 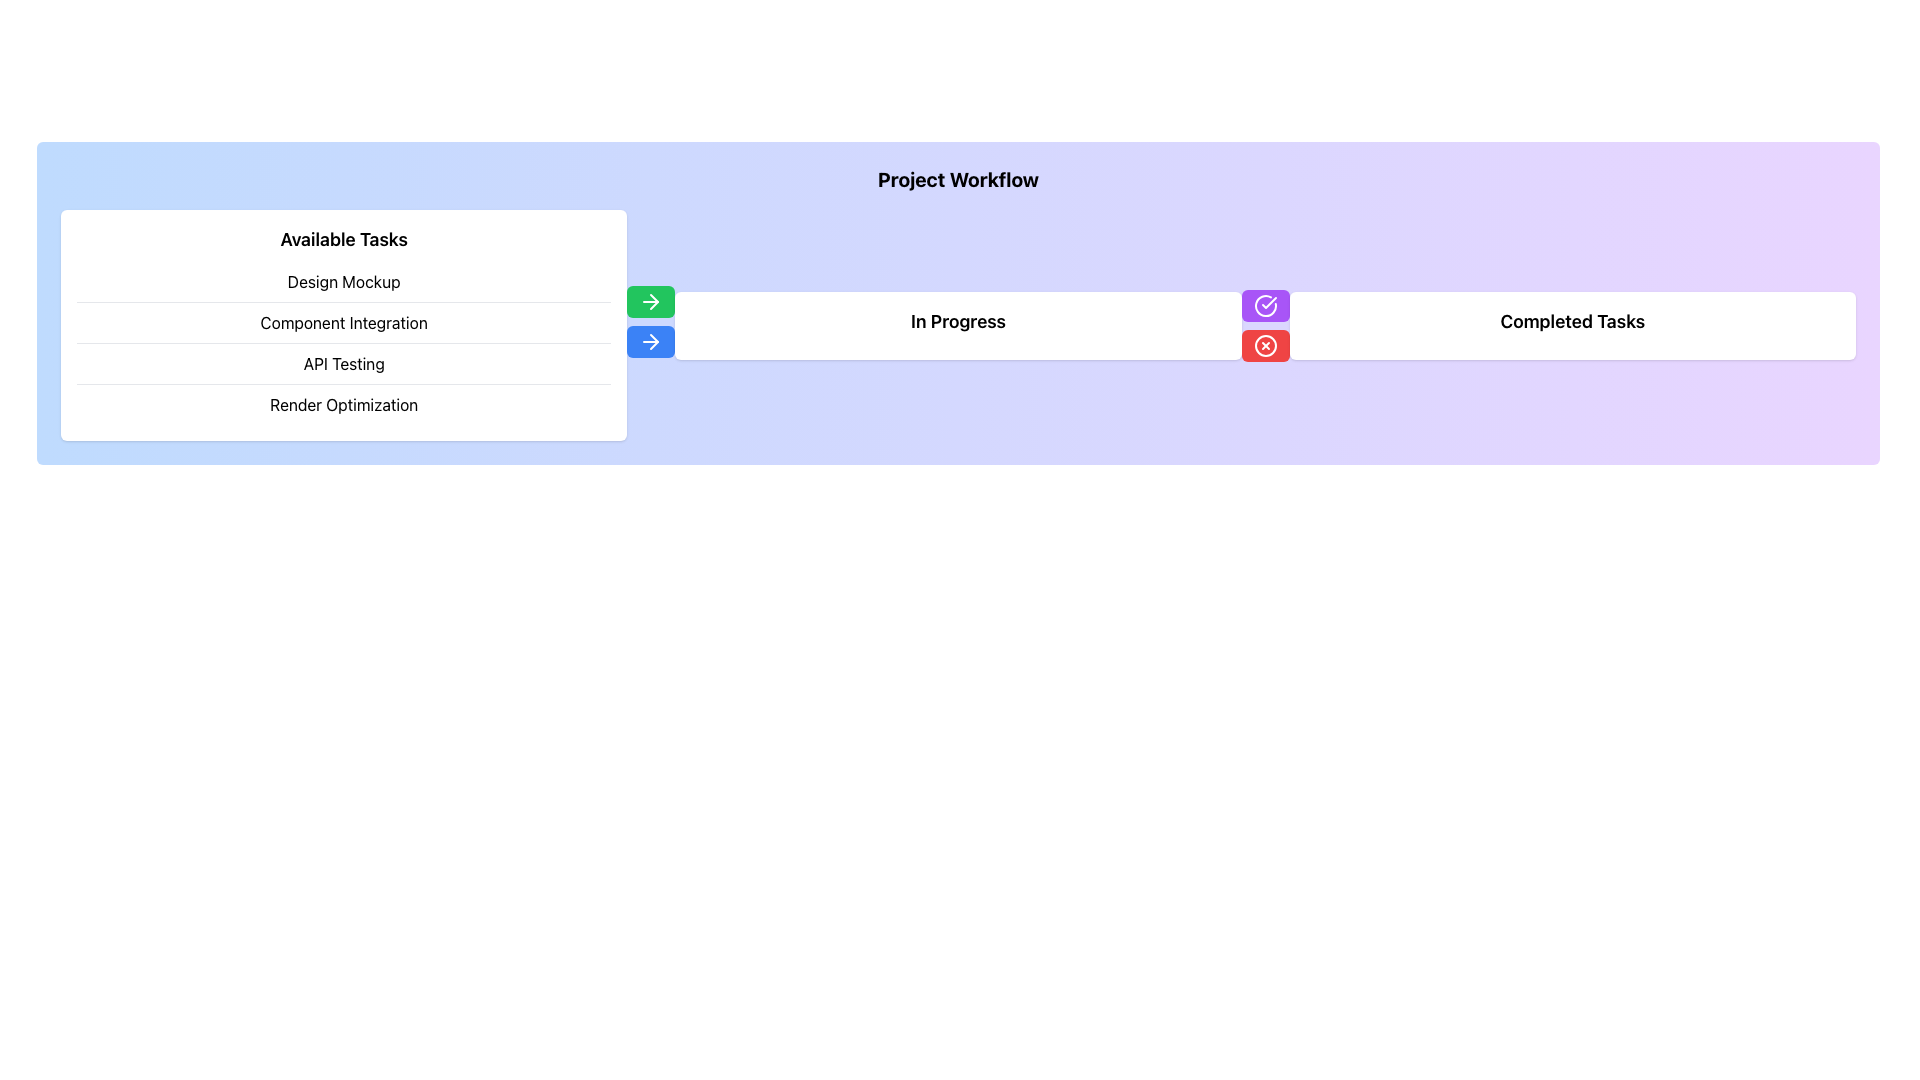 What do you see at coordinates (651, 301) in the screenshot?
I see `the green circular button with a white arrow icon pointing to the right to observe its hover effects` at bounding box center [651, 301].